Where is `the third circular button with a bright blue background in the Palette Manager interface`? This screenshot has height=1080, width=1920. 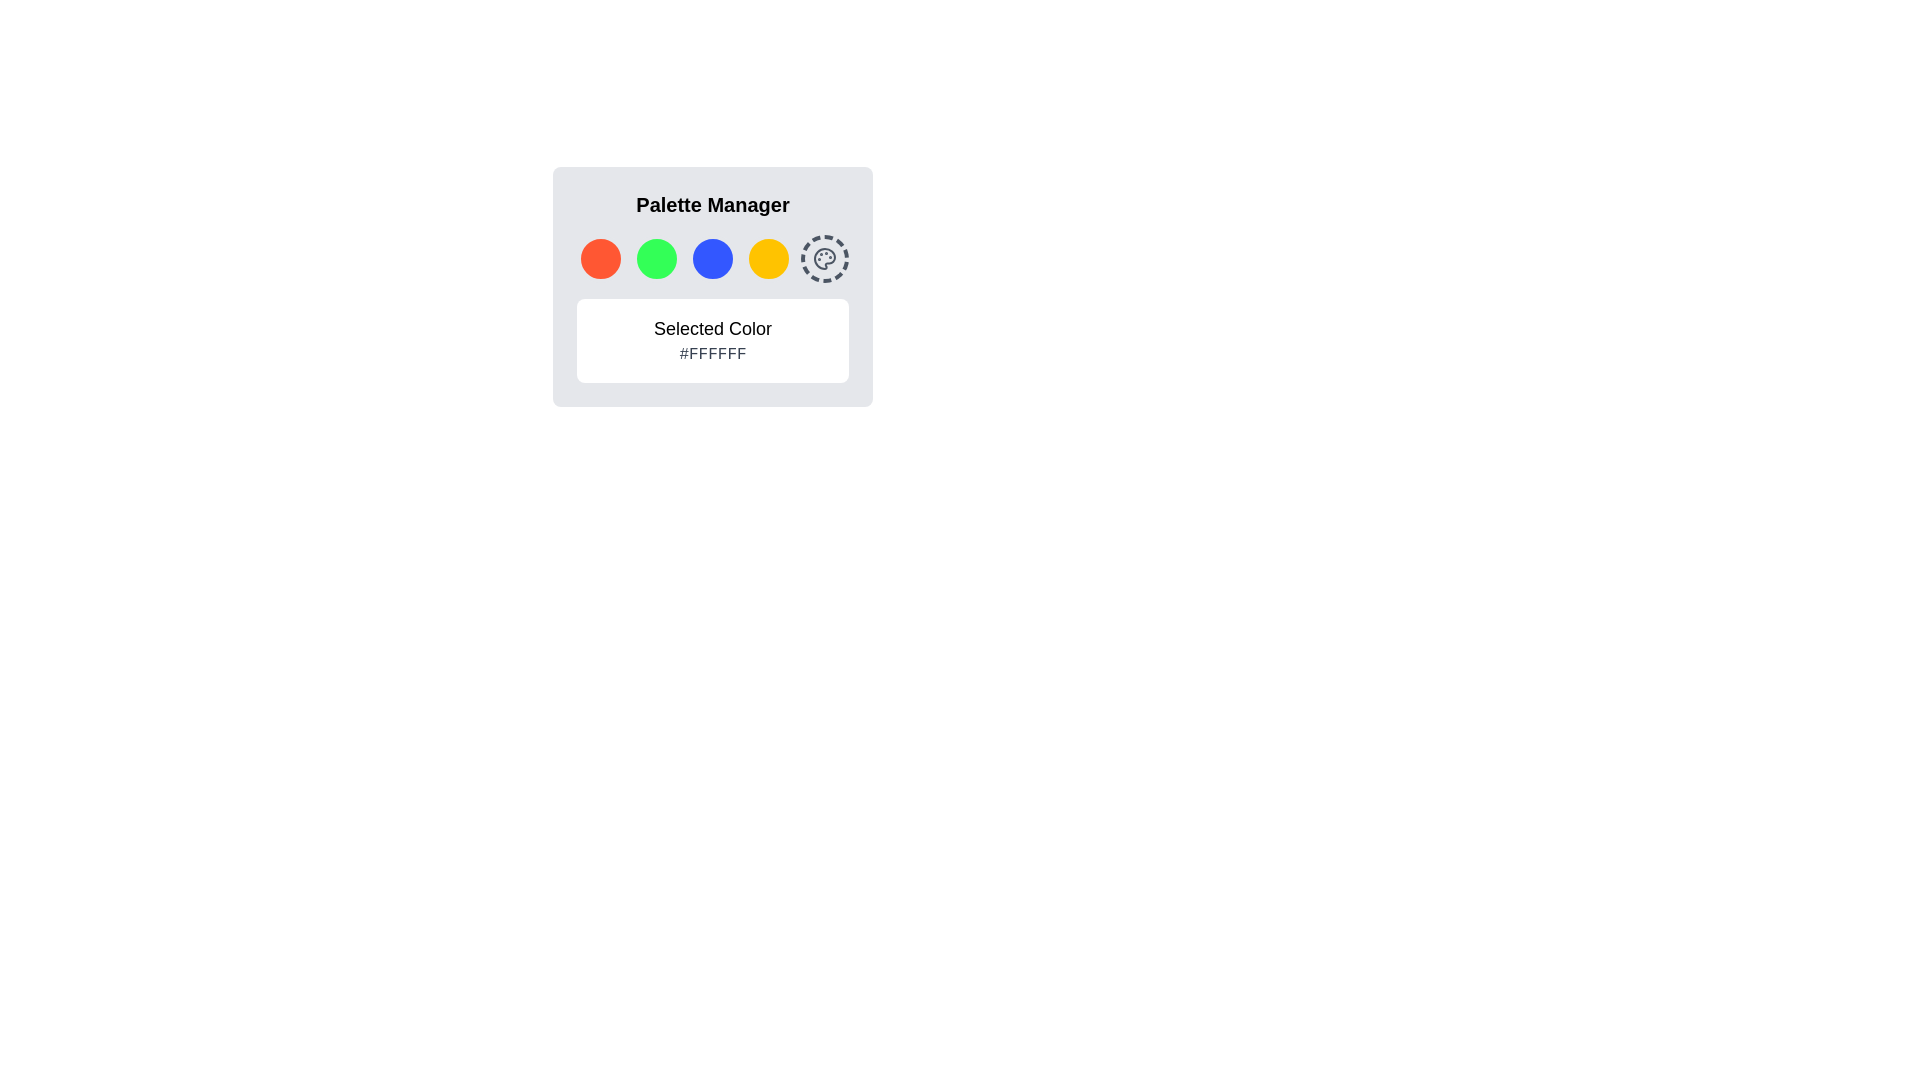
the third circular button with a bright blue background in the Palette Manager interface is located at coordinates (713, 257).